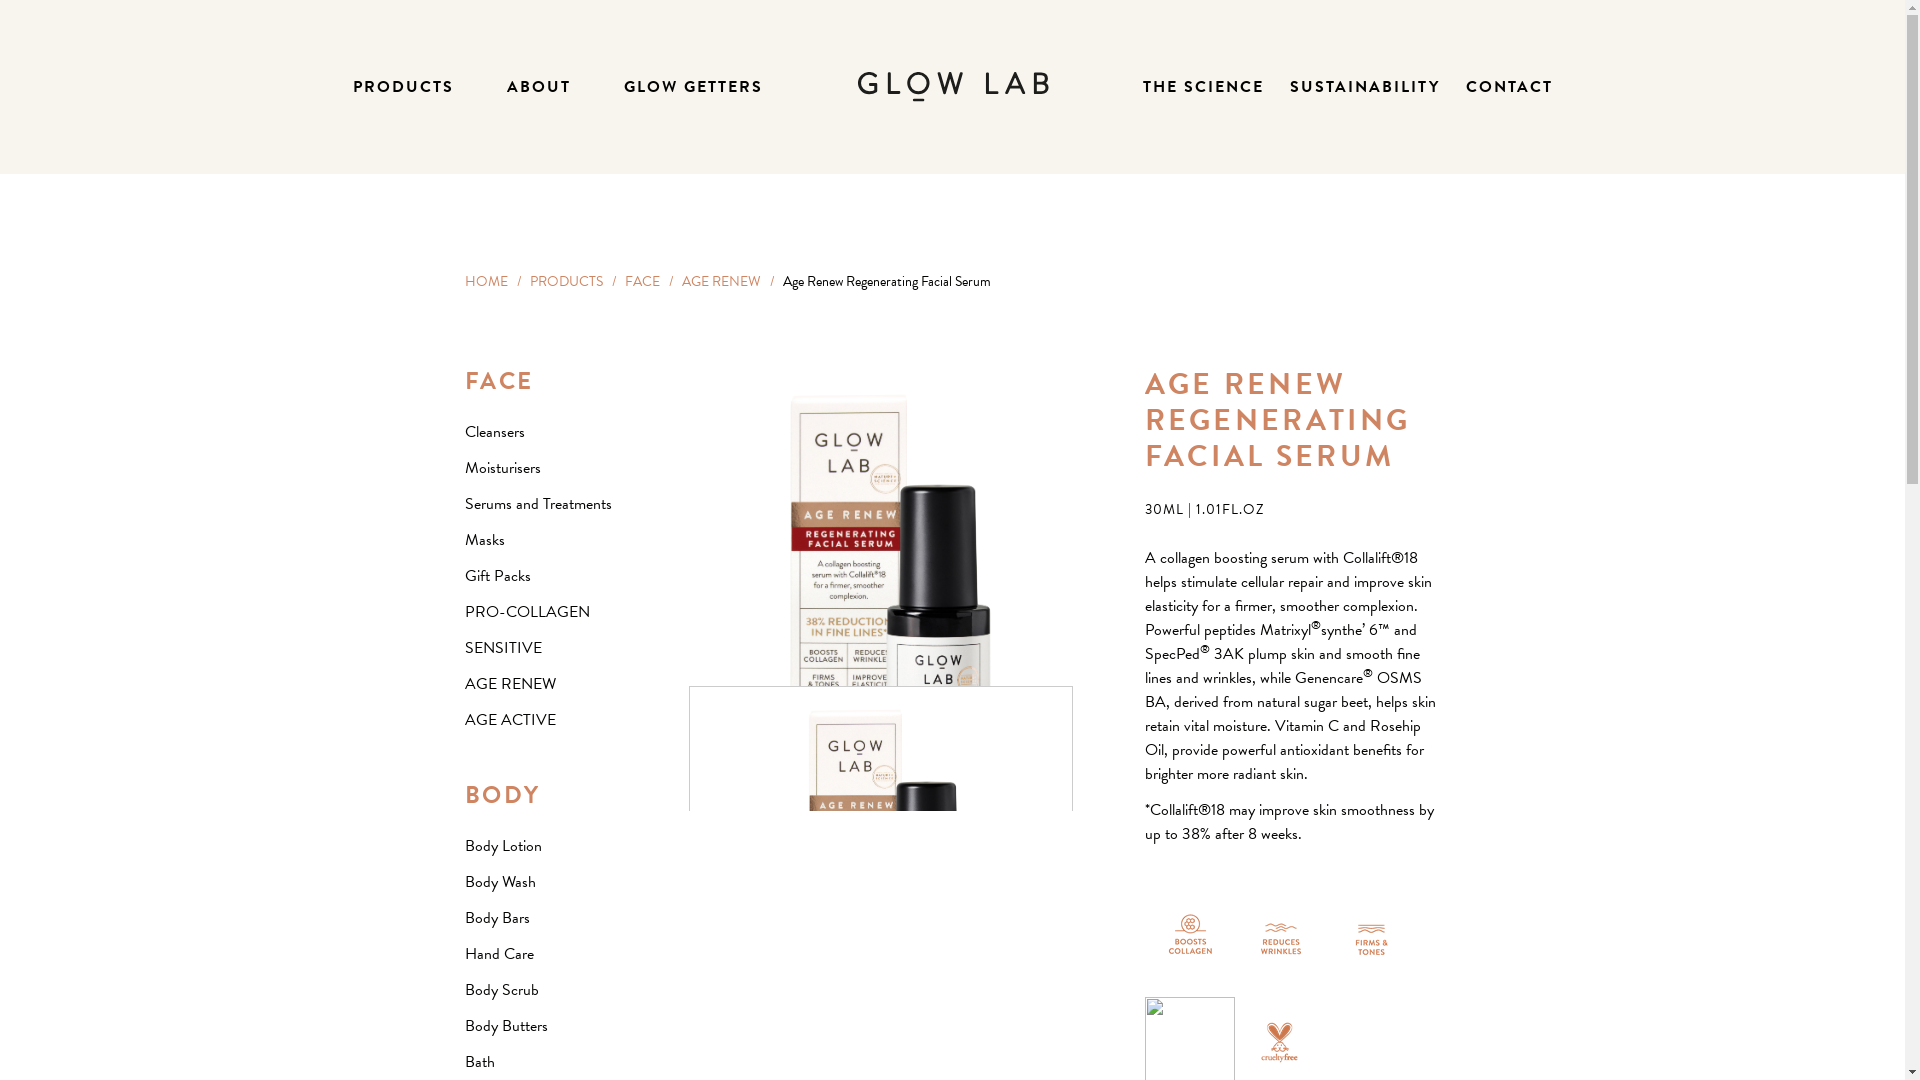  Describe the element at coordinates (880, 877) in the screenshot. I see `'Age Renew Regenerating Facial Serum'` at that location.